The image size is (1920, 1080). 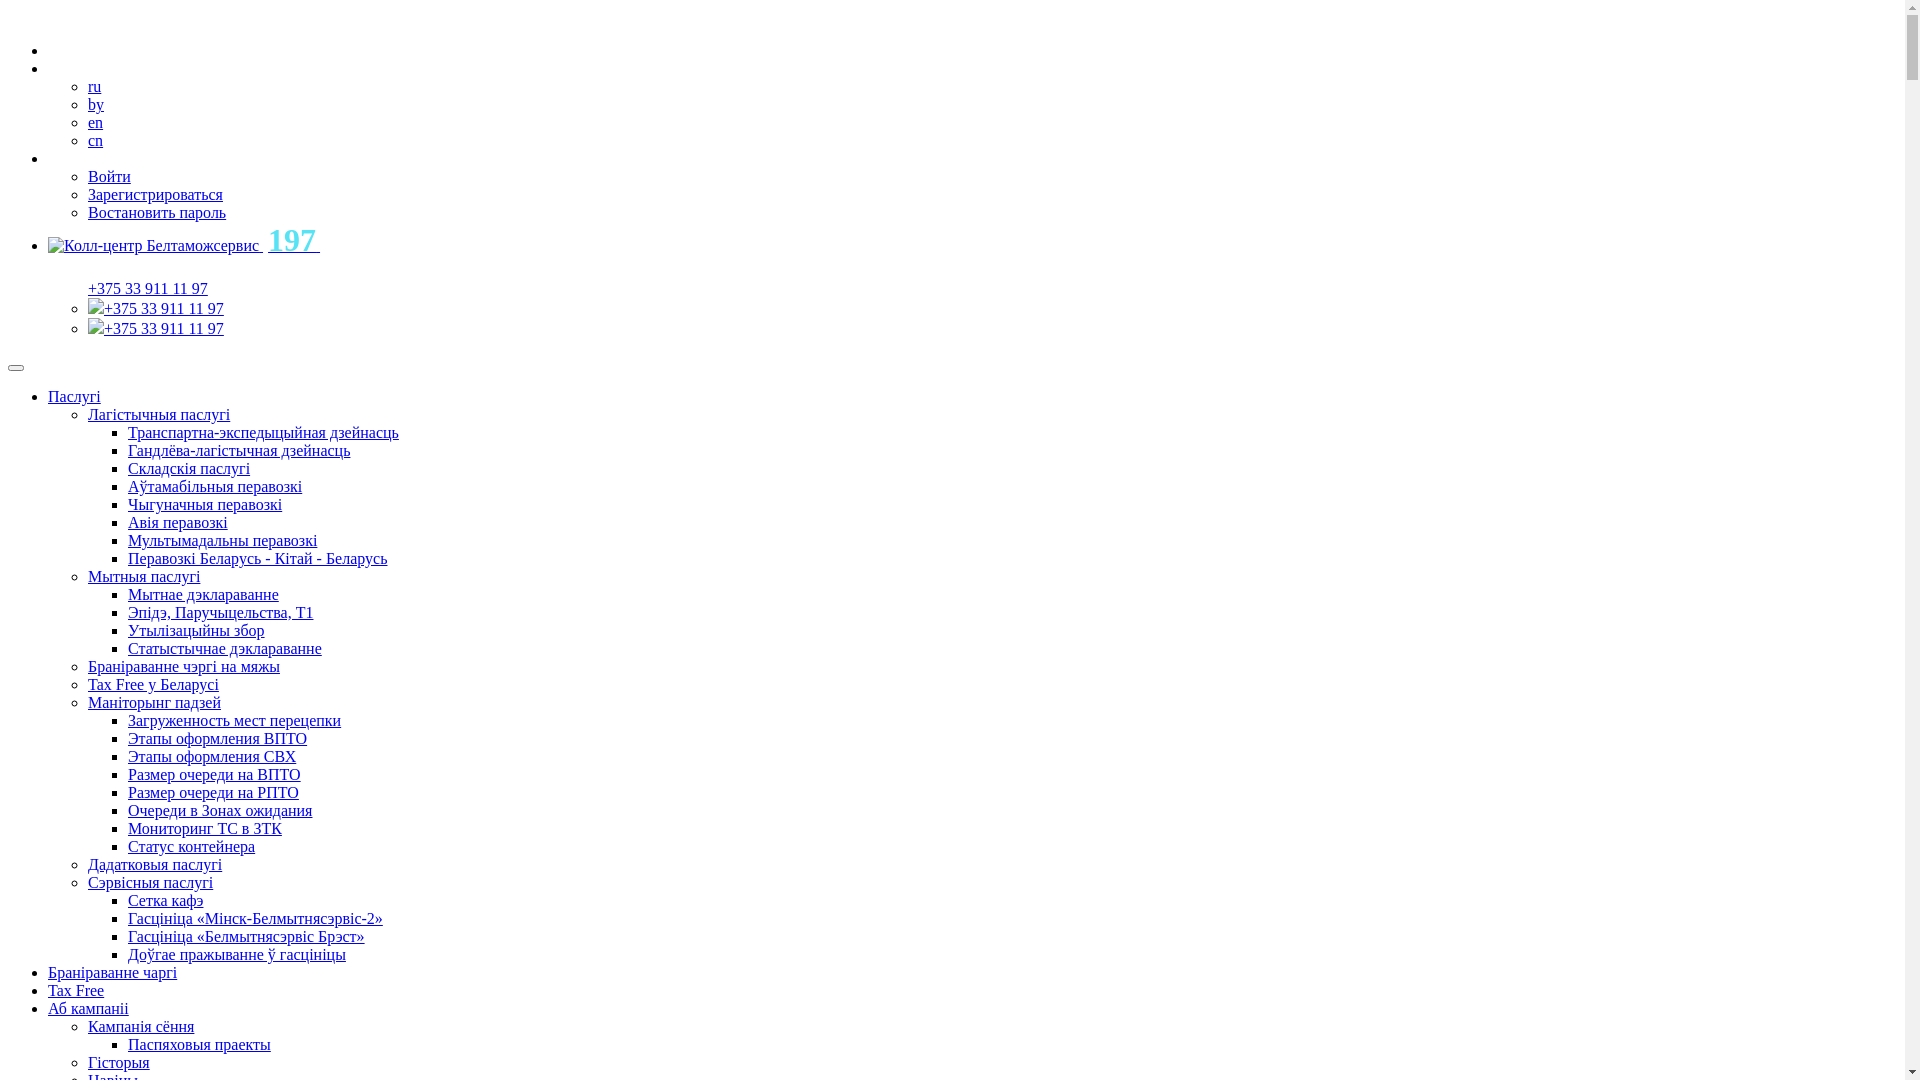 What do you see at coordinates (183, 244) in the screenshot?
I see `'197'` at bounding box center [183, 244].